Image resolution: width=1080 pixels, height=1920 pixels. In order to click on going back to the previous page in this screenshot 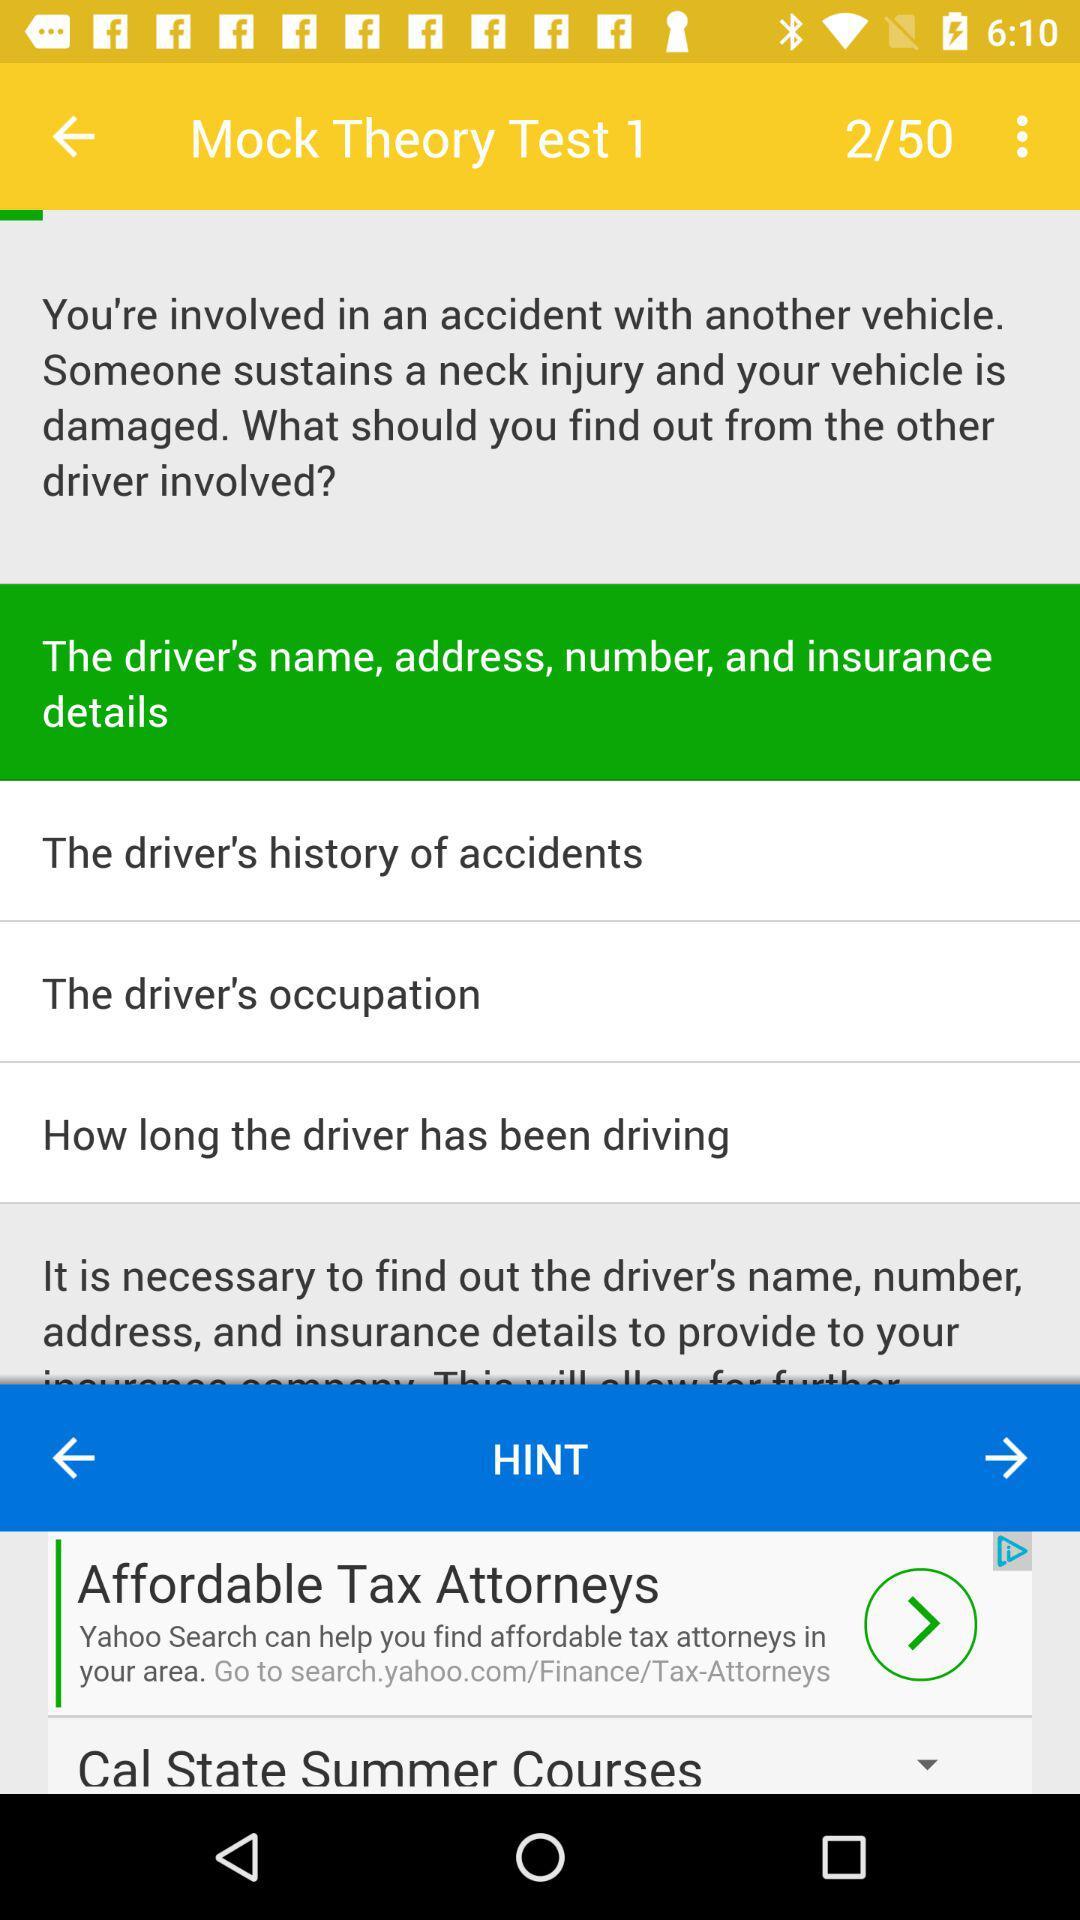, I will do `click(72, 135)`.